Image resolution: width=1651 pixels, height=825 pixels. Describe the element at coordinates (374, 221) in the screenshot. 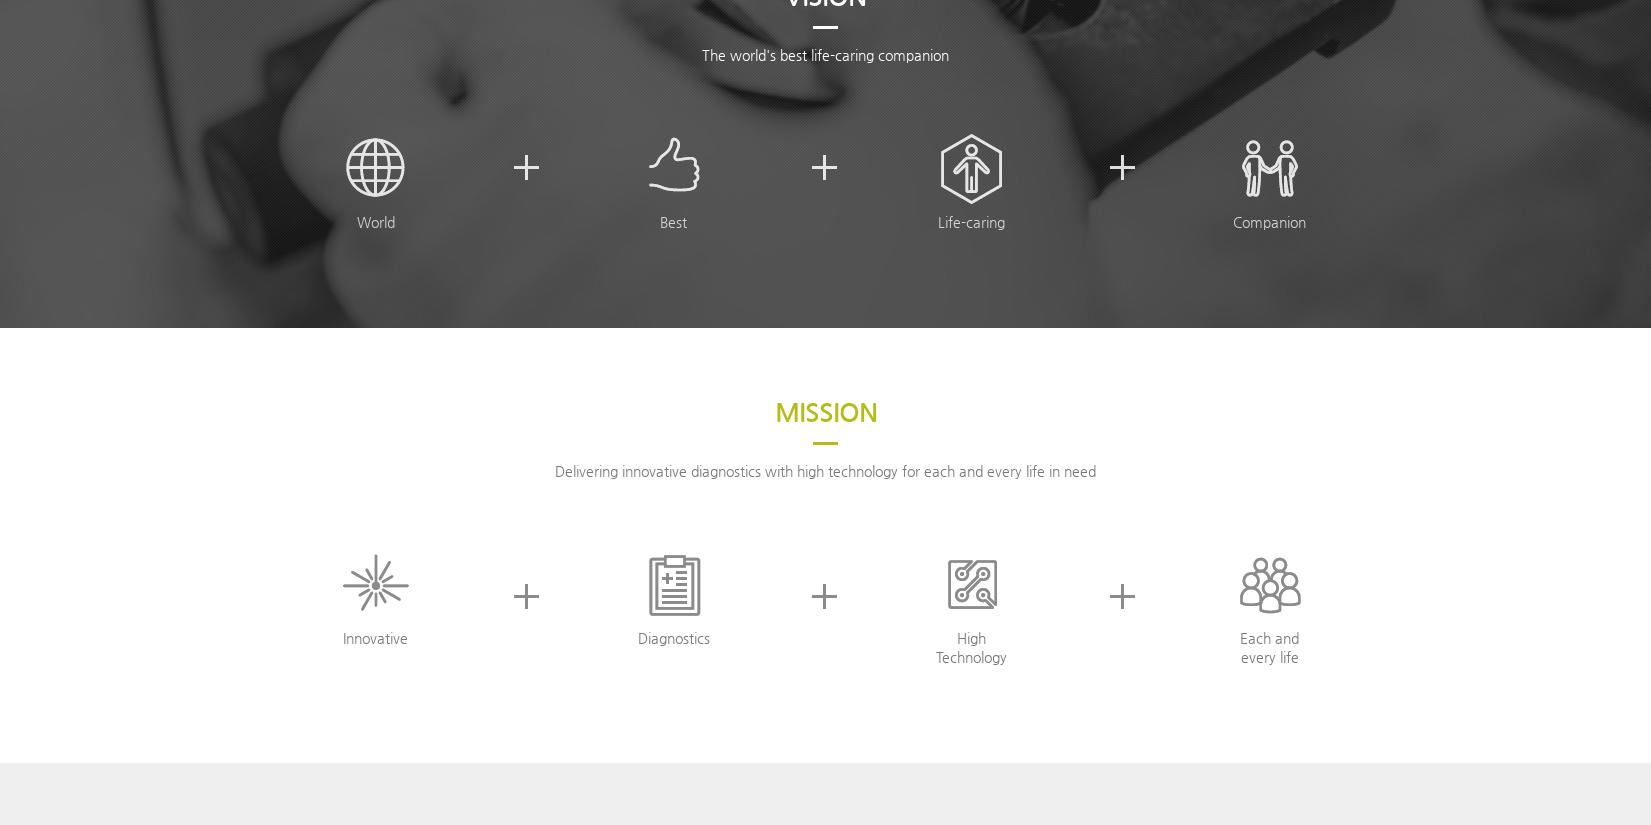

I see `'World'` at that location.